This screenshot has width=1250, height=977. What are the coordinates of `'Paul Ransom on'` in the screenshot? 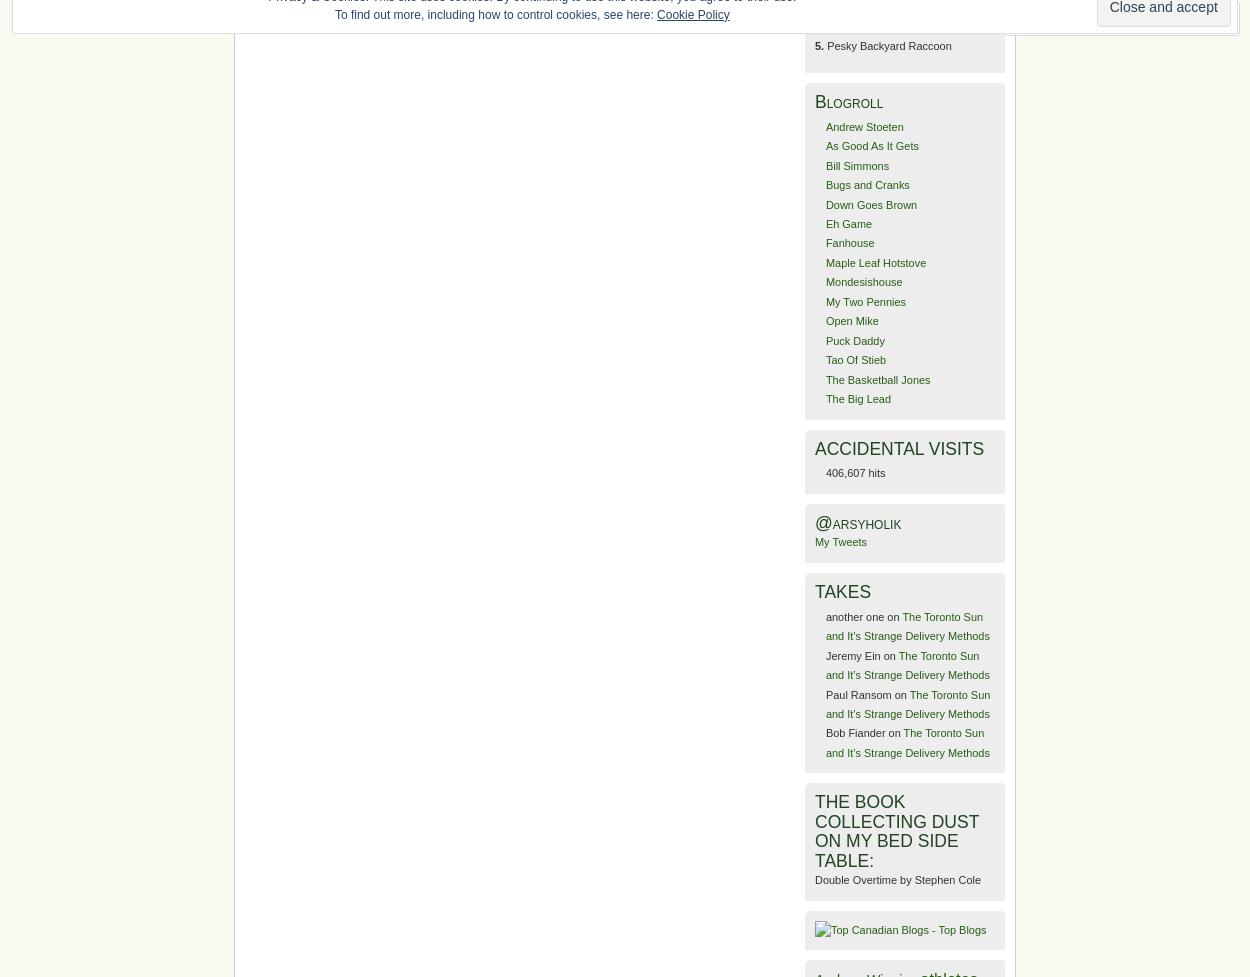 It's located at (866, 693).